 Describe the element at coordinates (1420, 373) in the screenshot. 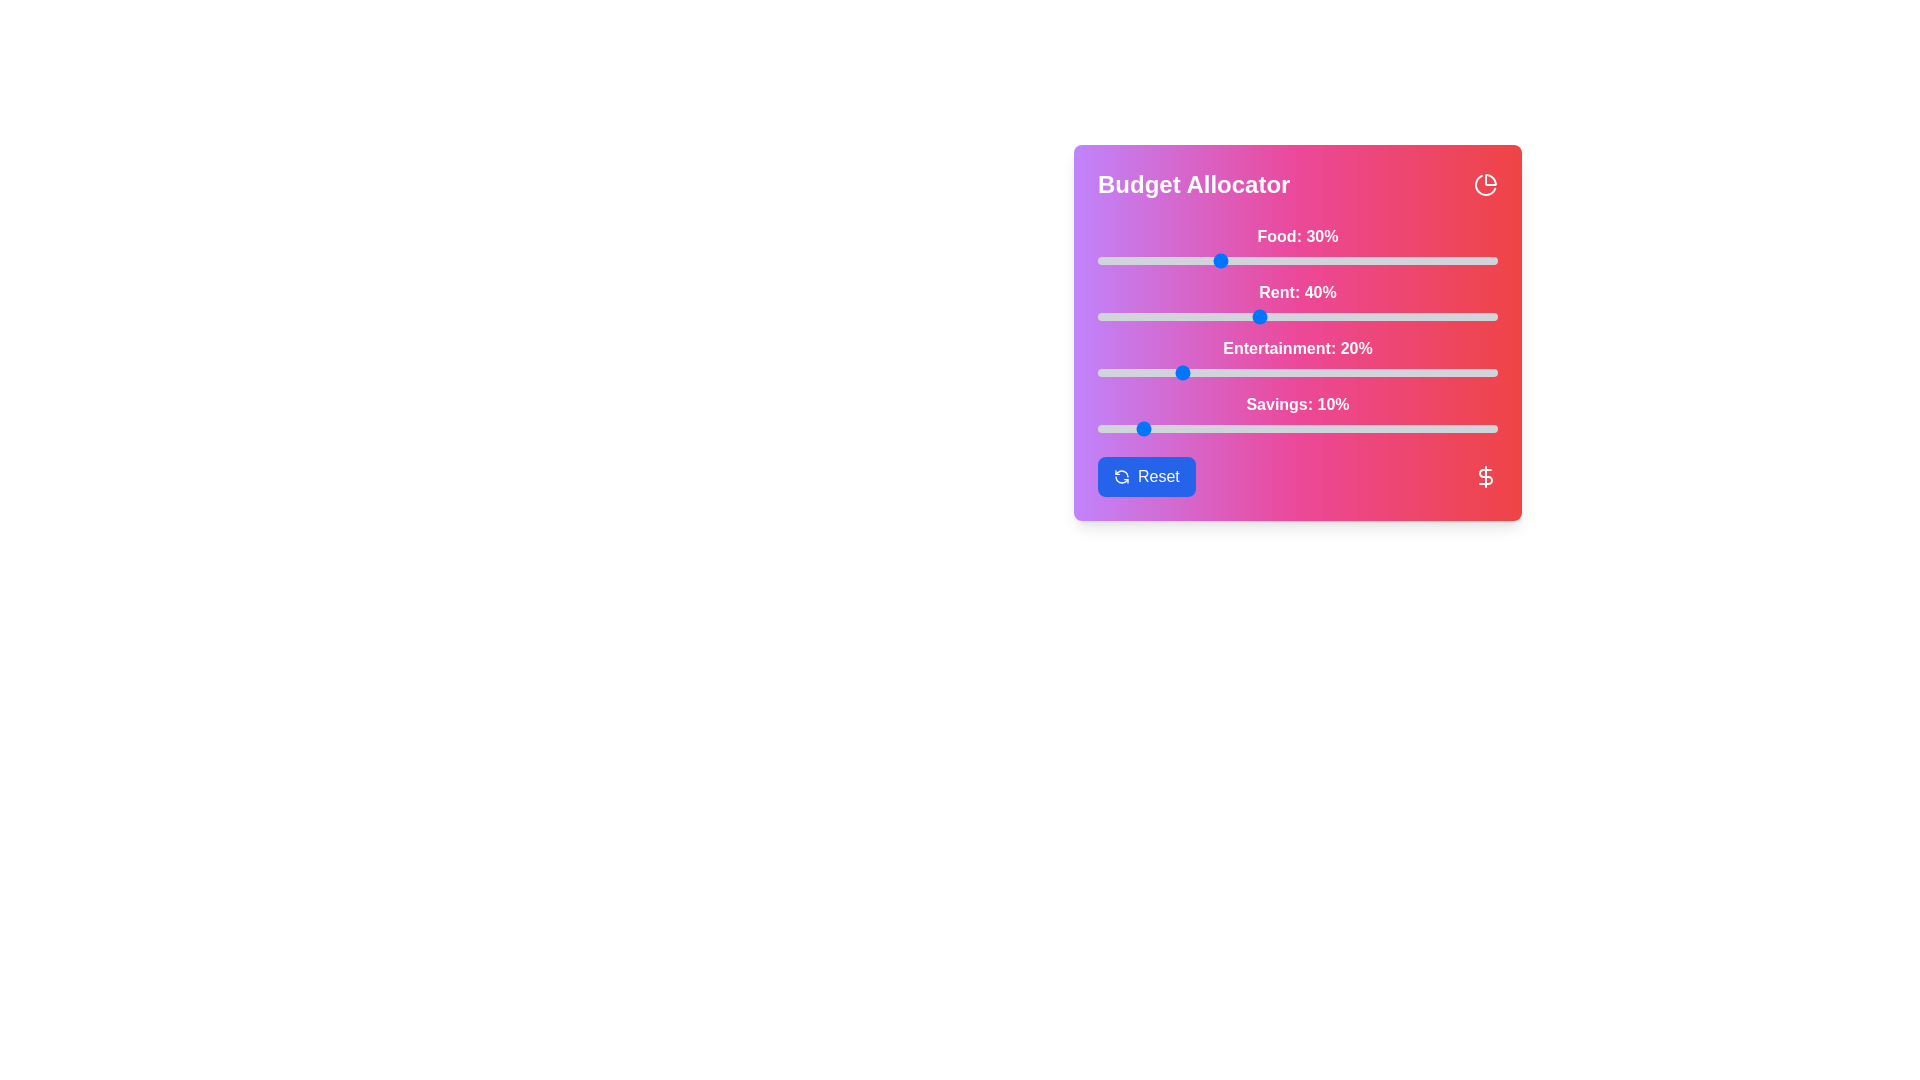

I see `the entertainment budget` at that location.